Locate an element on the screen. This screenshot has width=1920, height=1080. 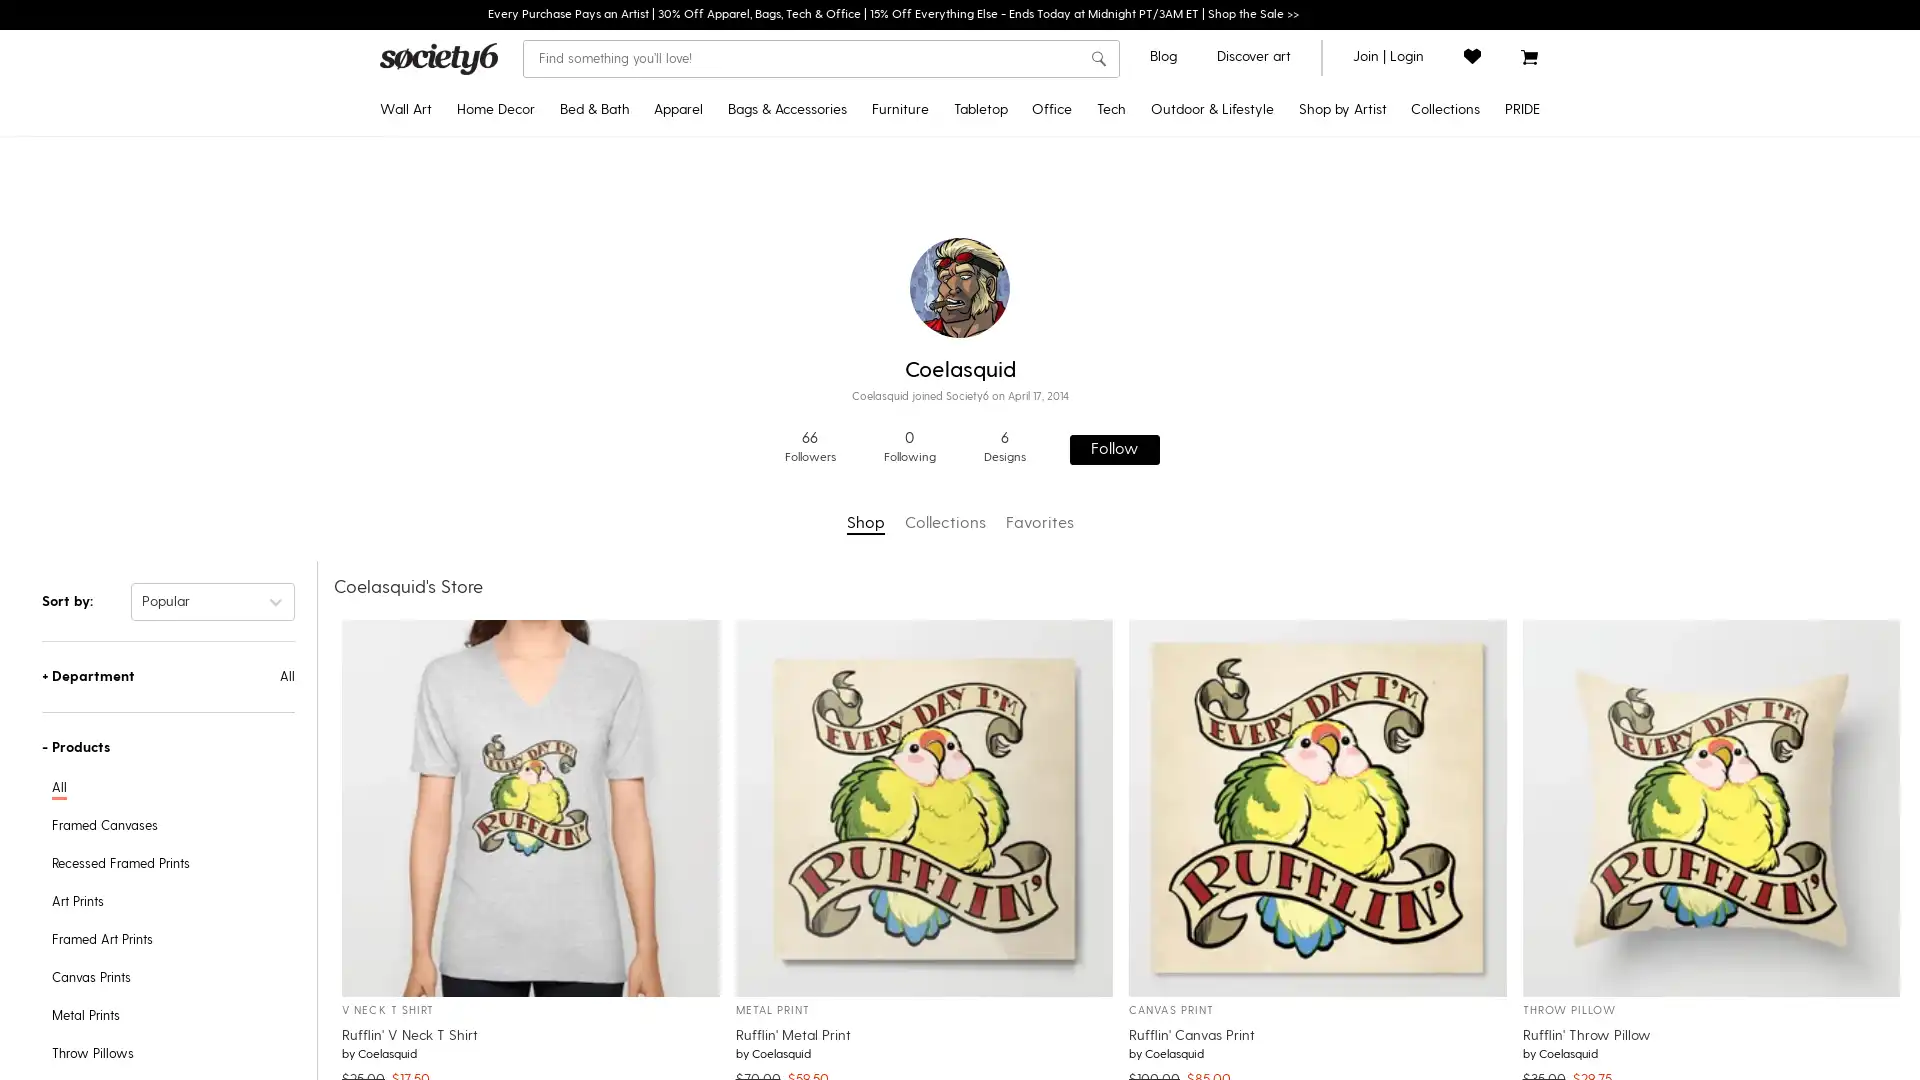
2022 Home Decor Guide is located at coordinates (1371, 225).